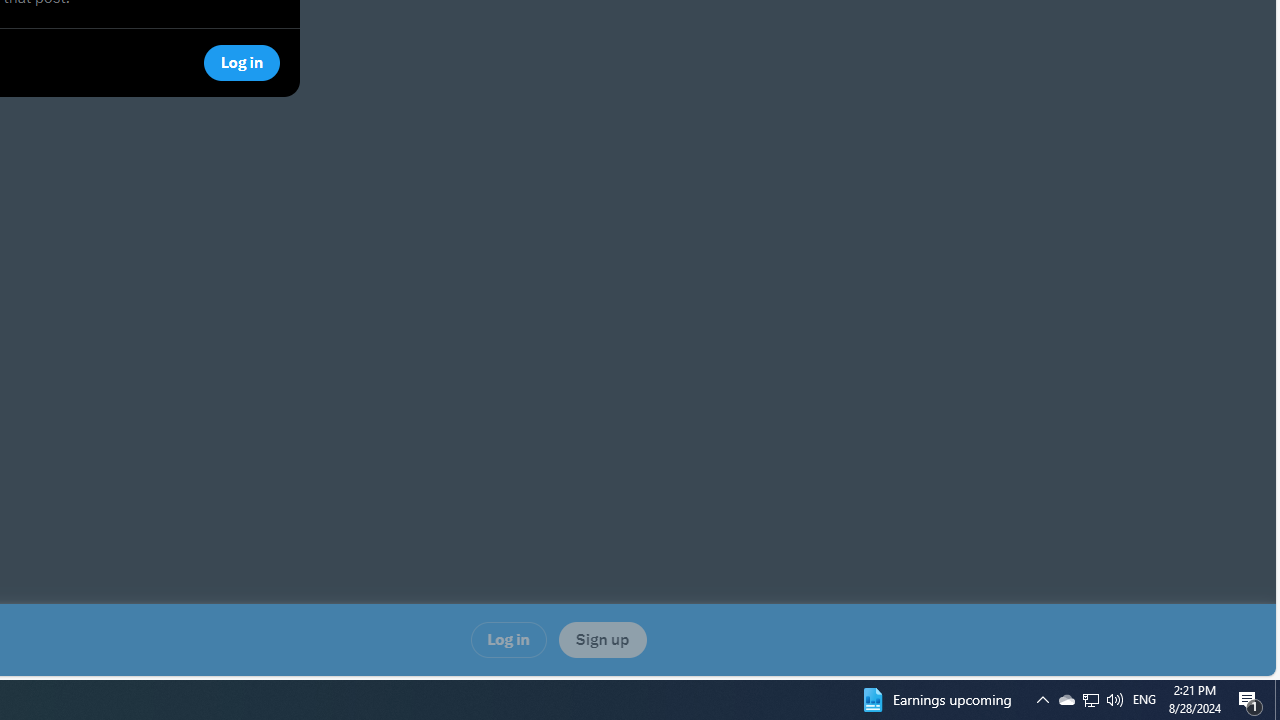 The width and height of the screenshot is (1280, 720). Describe the element at coordinates (508, 640) in the screenshot. I see `'Log in'` at that location.